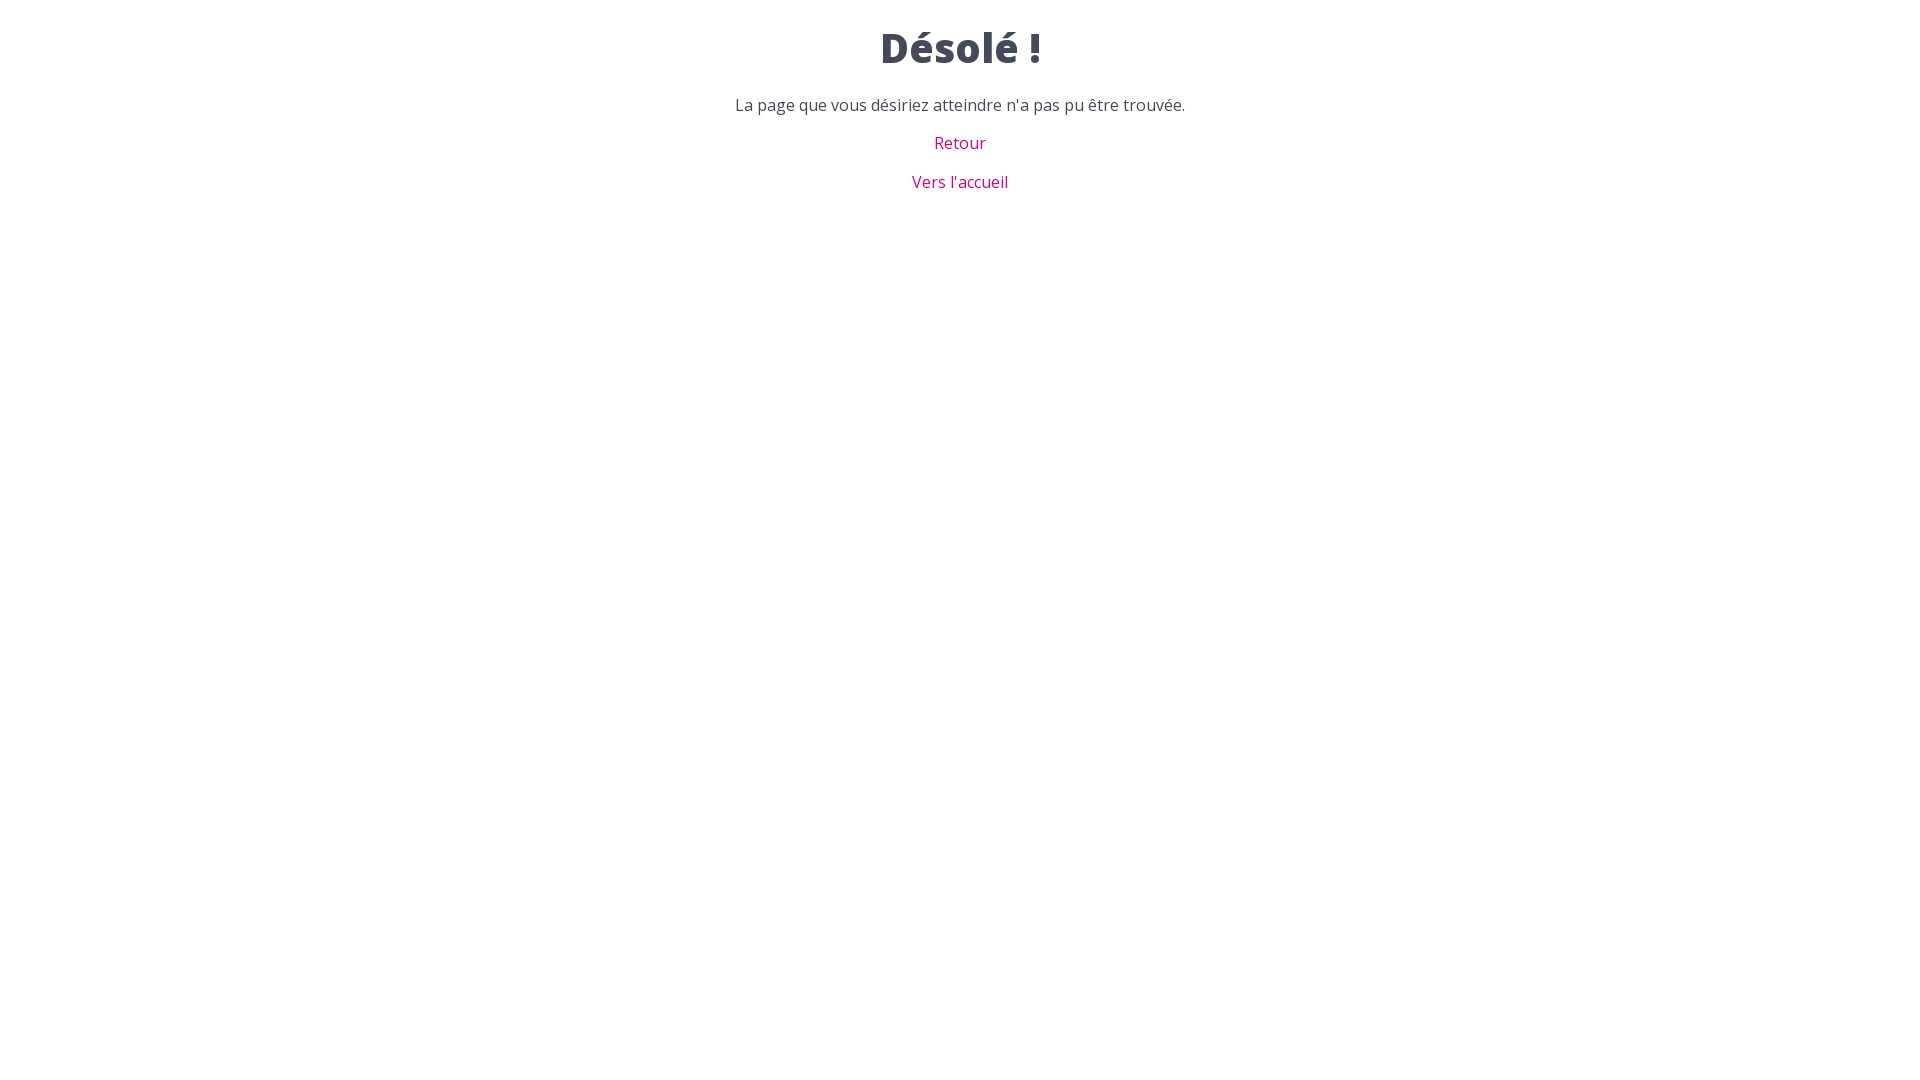 The image size is (1920, 1080). Describe the element at coordinates (960, 181) in the screenshot. I see `'Vers l'accueil'` at that location.